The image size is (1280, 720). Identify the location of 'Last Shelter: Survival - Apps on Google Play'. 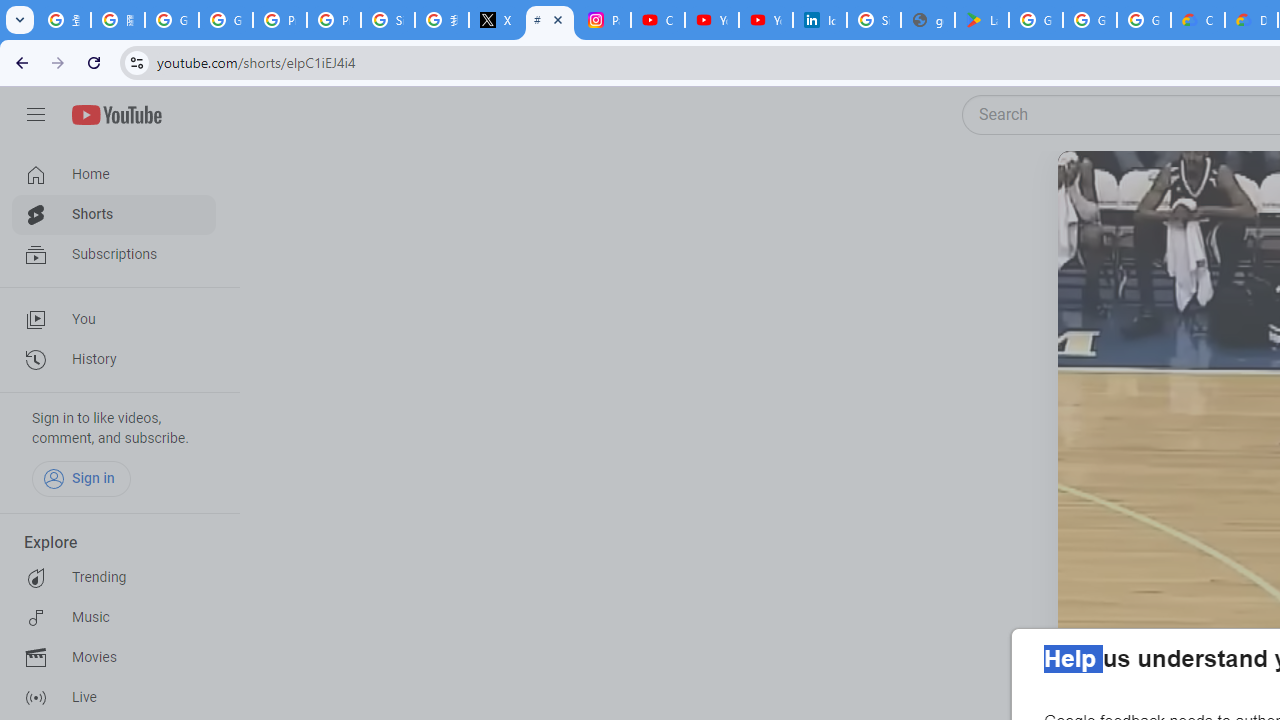
(981, 20).